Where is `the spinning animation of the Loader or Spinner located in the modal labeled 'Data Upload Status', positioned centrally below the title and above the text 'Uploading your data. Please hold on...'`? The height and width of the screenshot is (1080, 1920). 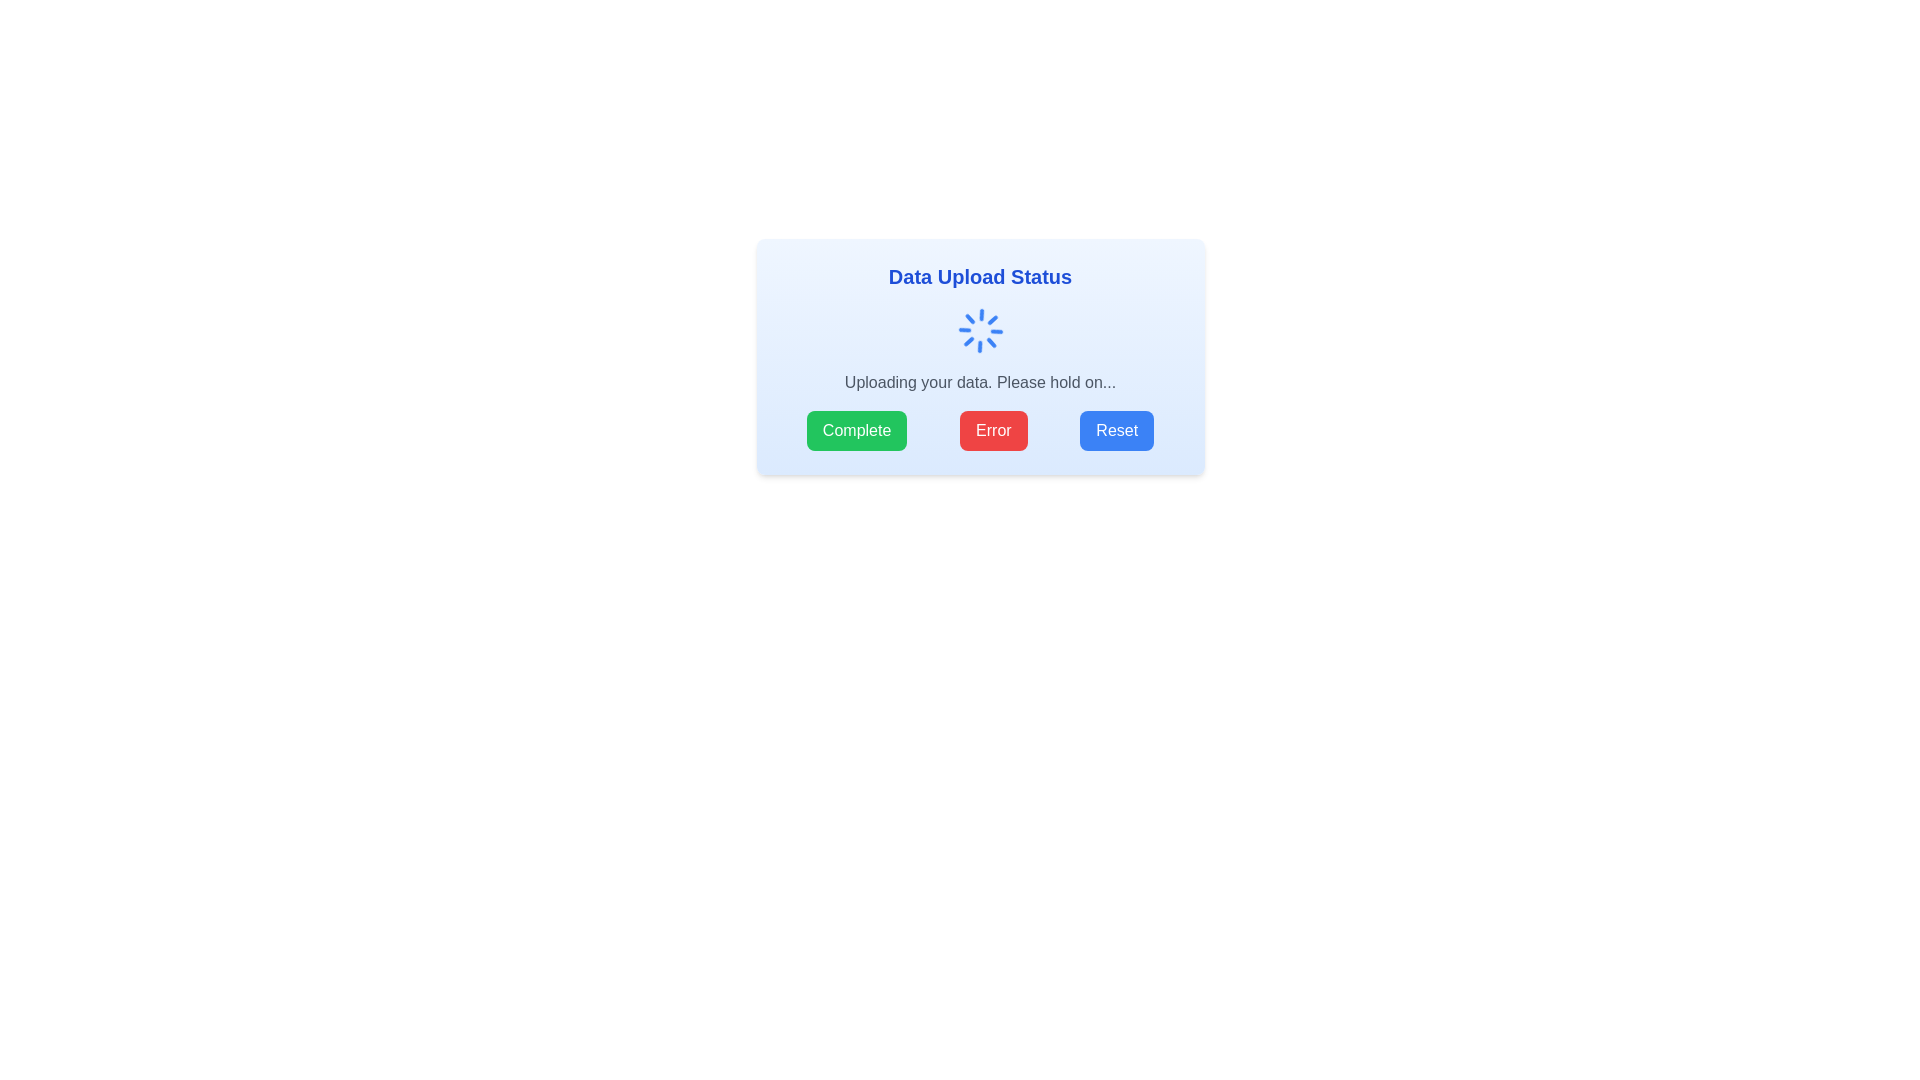 the spinning animation of the Loader or Spinner located in the modal labeled 'Data Upload Status', positioned centrally below the title and above the text 'Uploading your data. Please hold on...' is located at coordinates (980, 330).